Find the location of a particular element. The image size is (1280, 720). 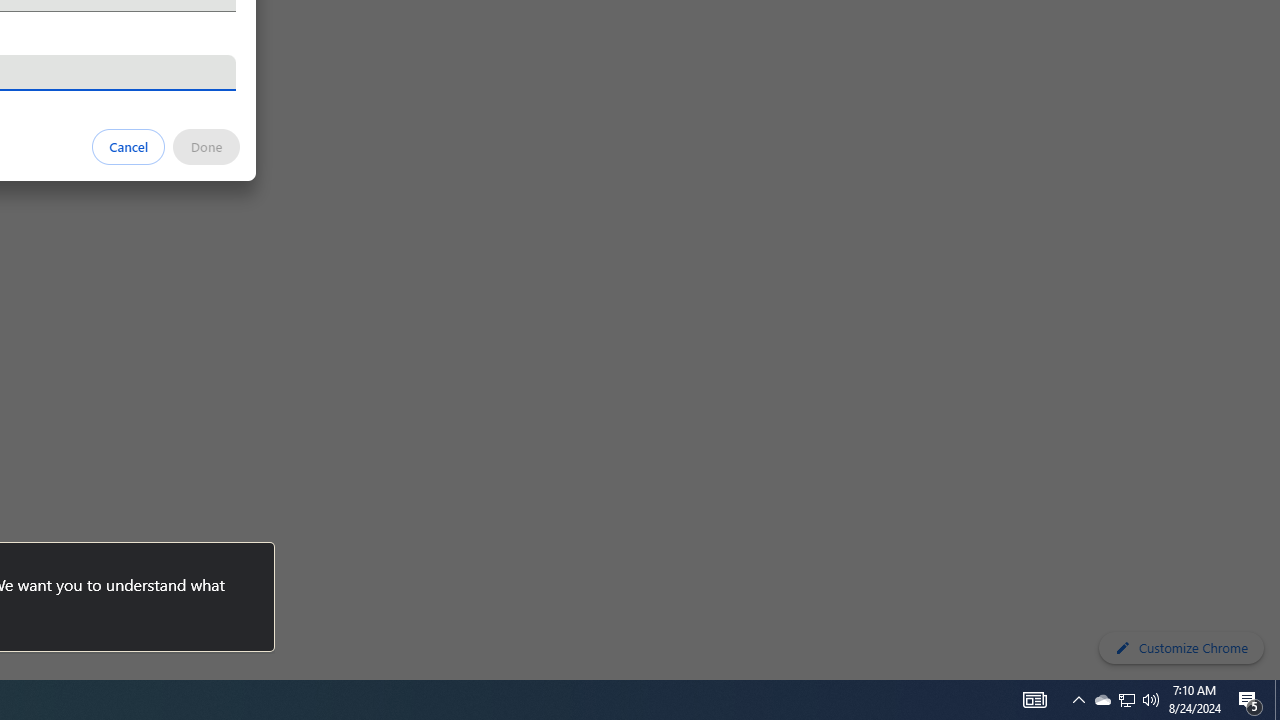

'Done' is located at coordinates (206, 145).